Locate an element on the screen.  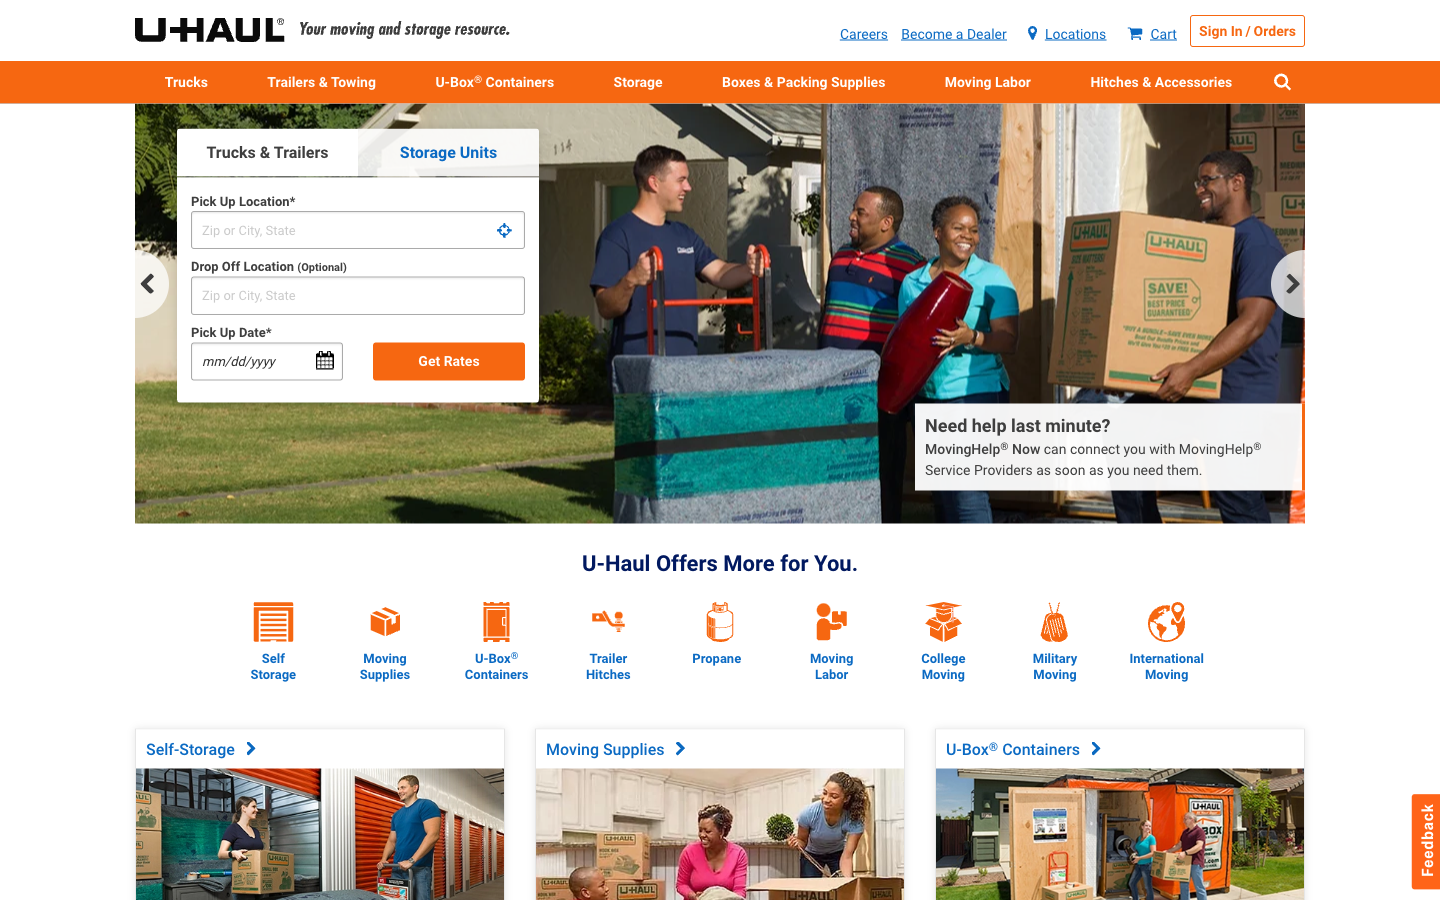
I need to access information about renting trucks. Can you guide me? is located at coordinates (186, 80).